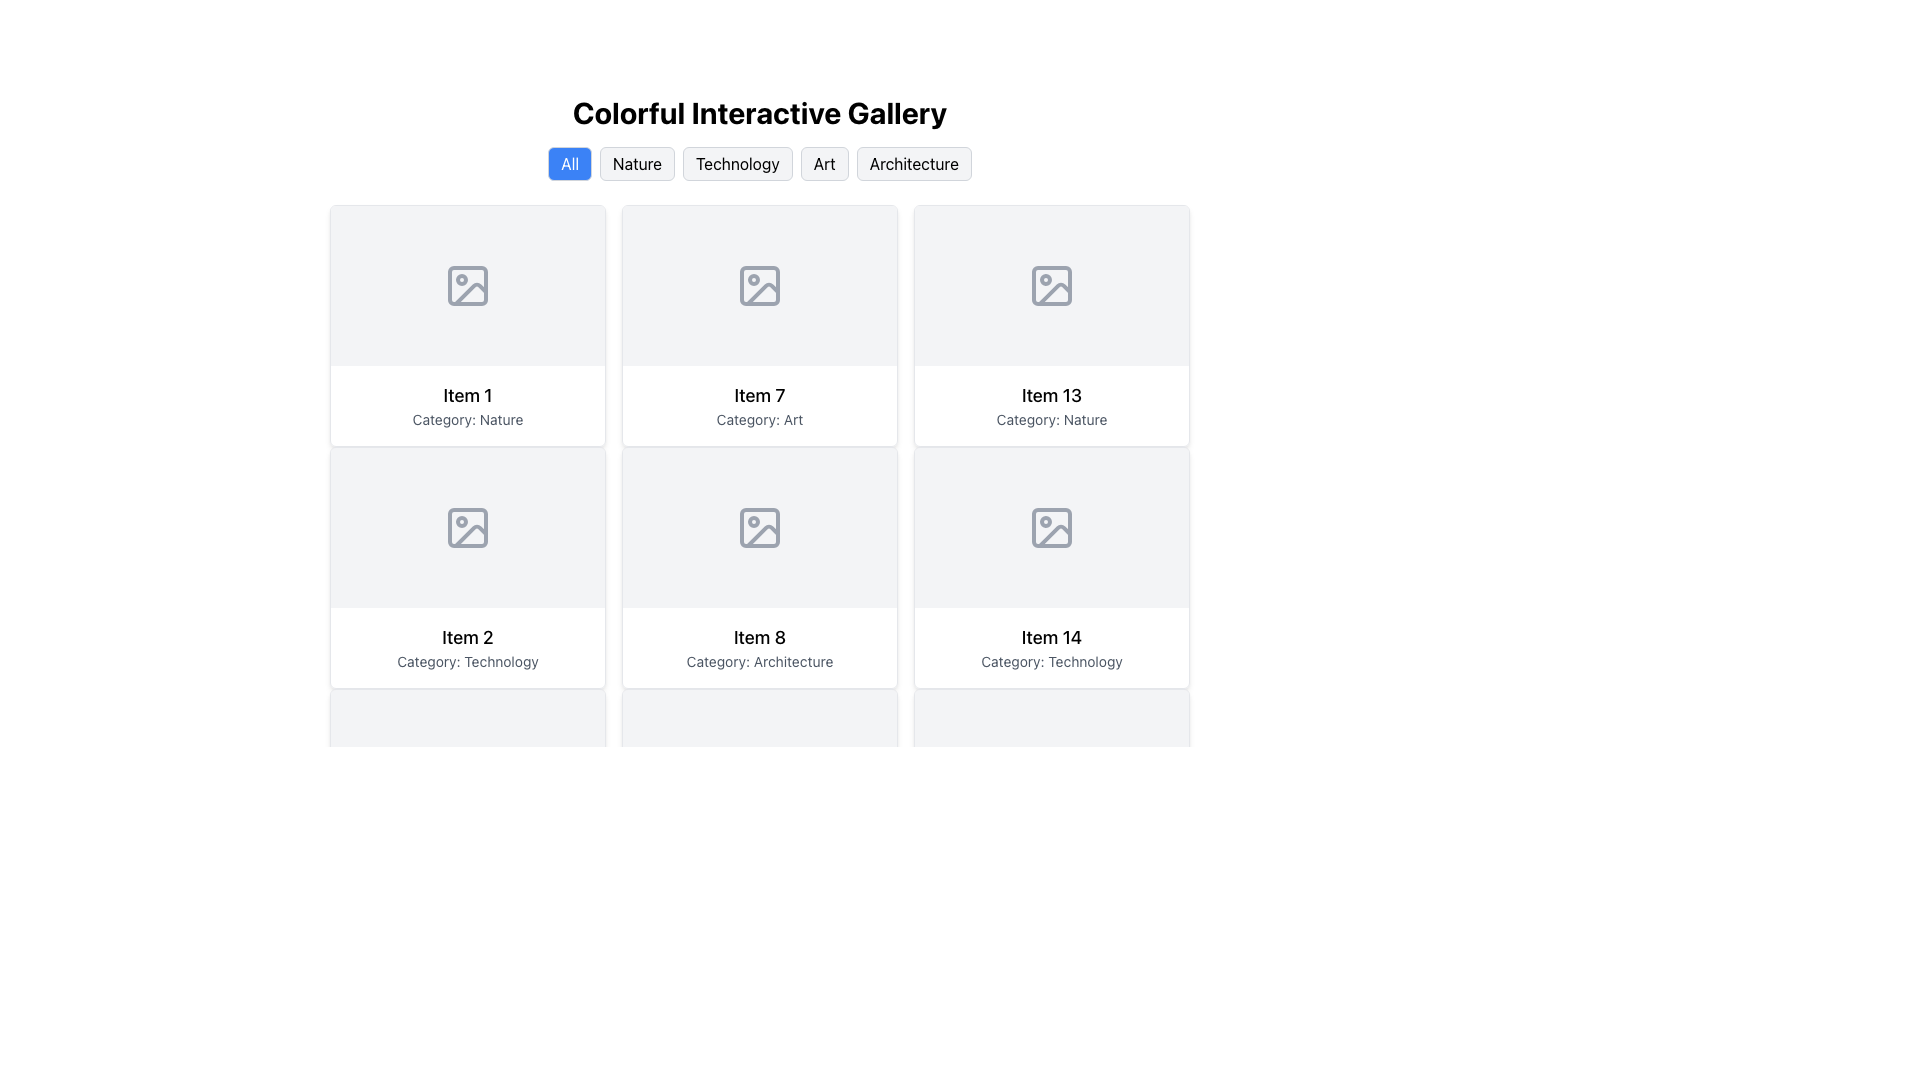  What do you see at coordinates (758, 396) in the screenshot?
I see `the label displaying 'Item 7' which is located in the second card of the second row in the grid, centered in the middle column` at bounding box center [758, 396].